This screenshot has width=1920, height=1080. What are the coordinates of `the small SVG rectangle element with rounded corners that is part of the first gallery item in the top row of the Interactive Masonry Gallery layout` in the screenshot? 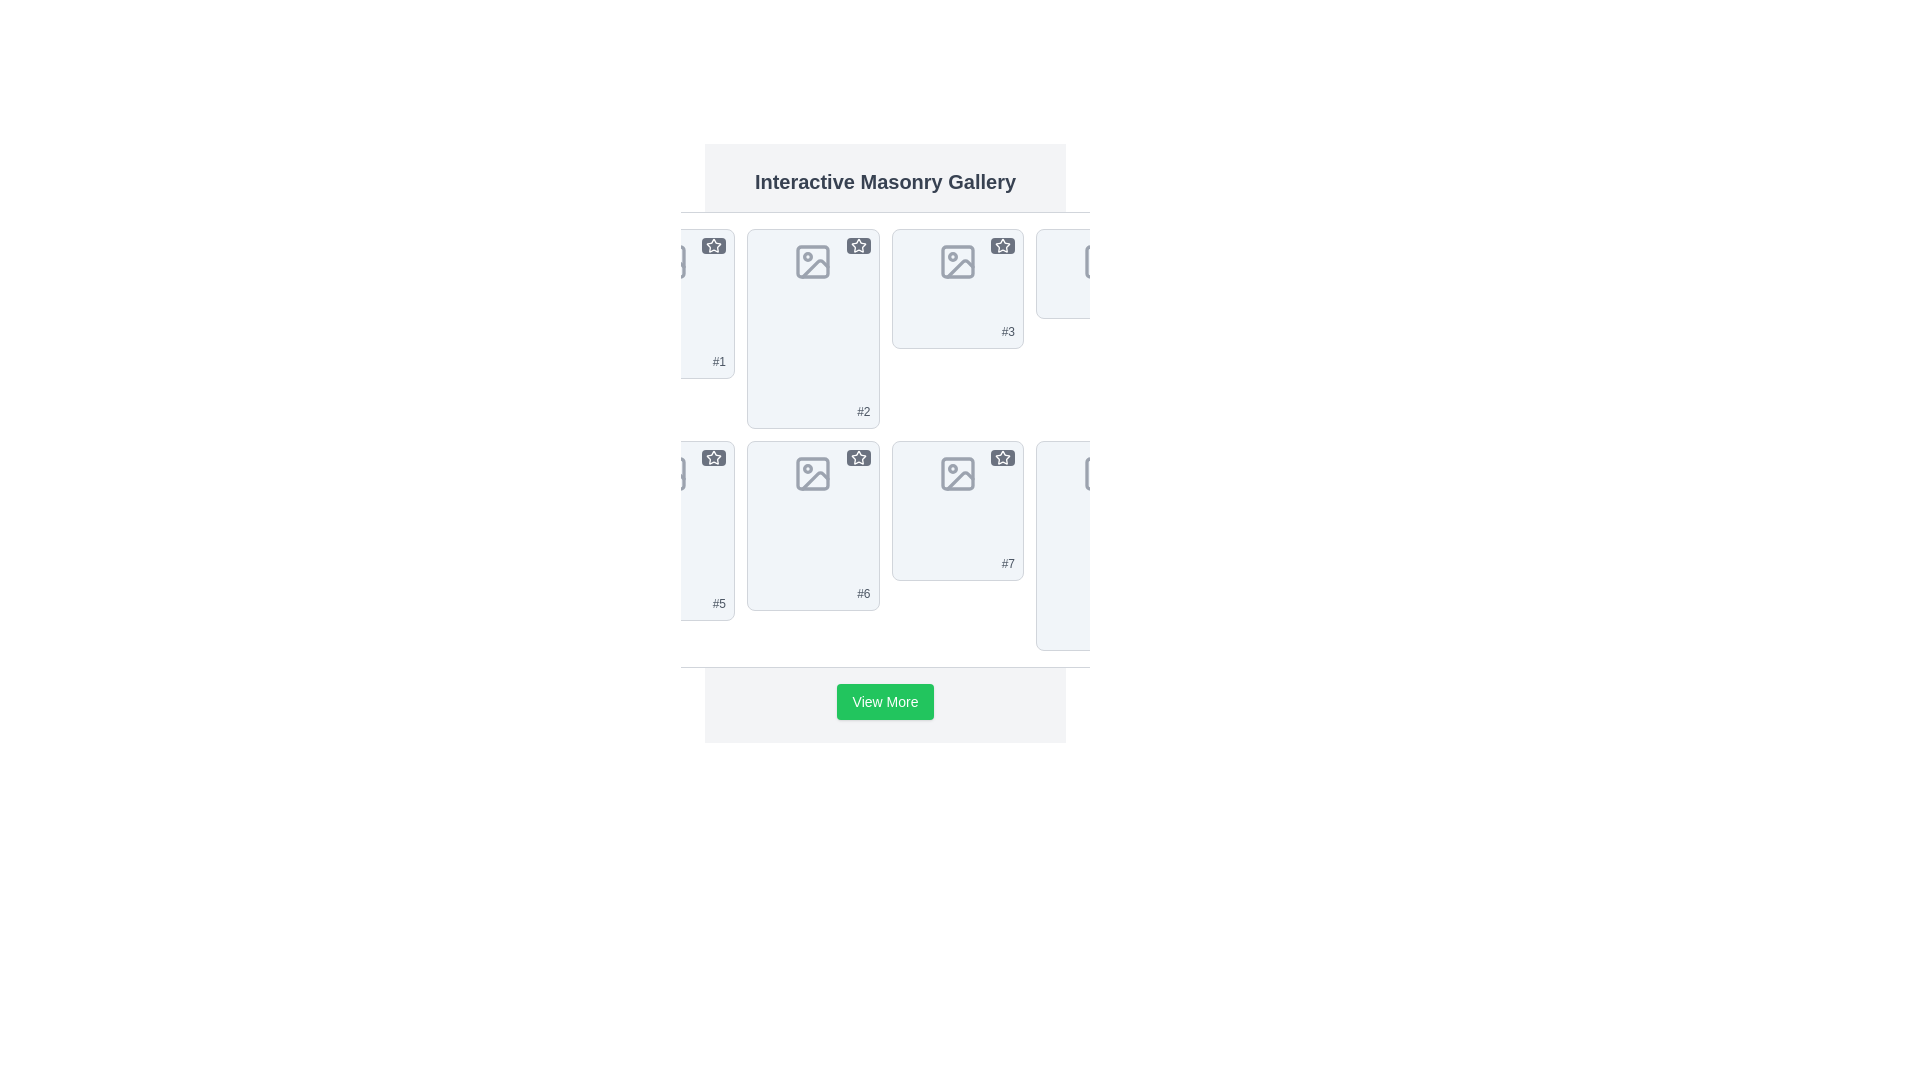 It's located at (668, 261).